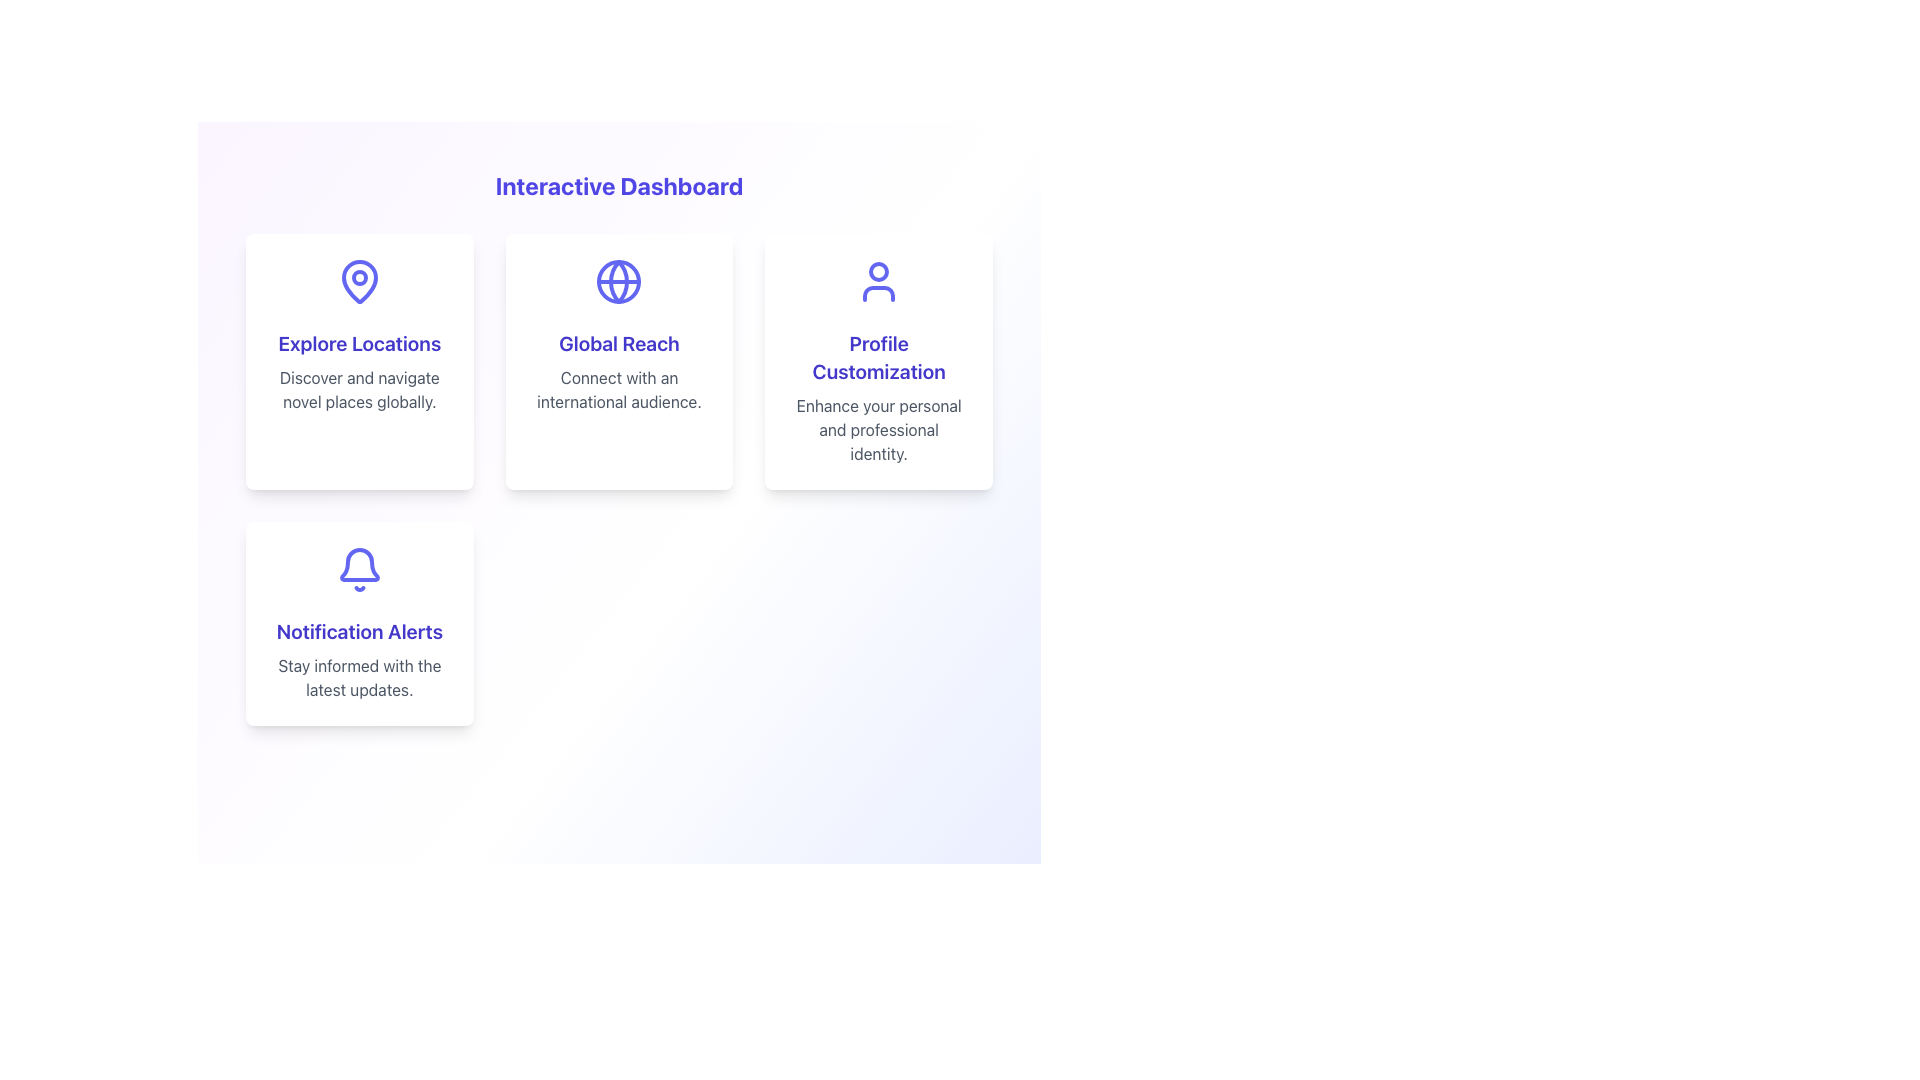 Image resolution: width=1920 pixels, height=1080 pixels. What do you see at coordinates (879, 357) in the screenshot?
I see `the text that reads 'Profile Customization', which is styled in bold, indigo-colored font and located in the third card of the second row` at bounding box center [879, 357].